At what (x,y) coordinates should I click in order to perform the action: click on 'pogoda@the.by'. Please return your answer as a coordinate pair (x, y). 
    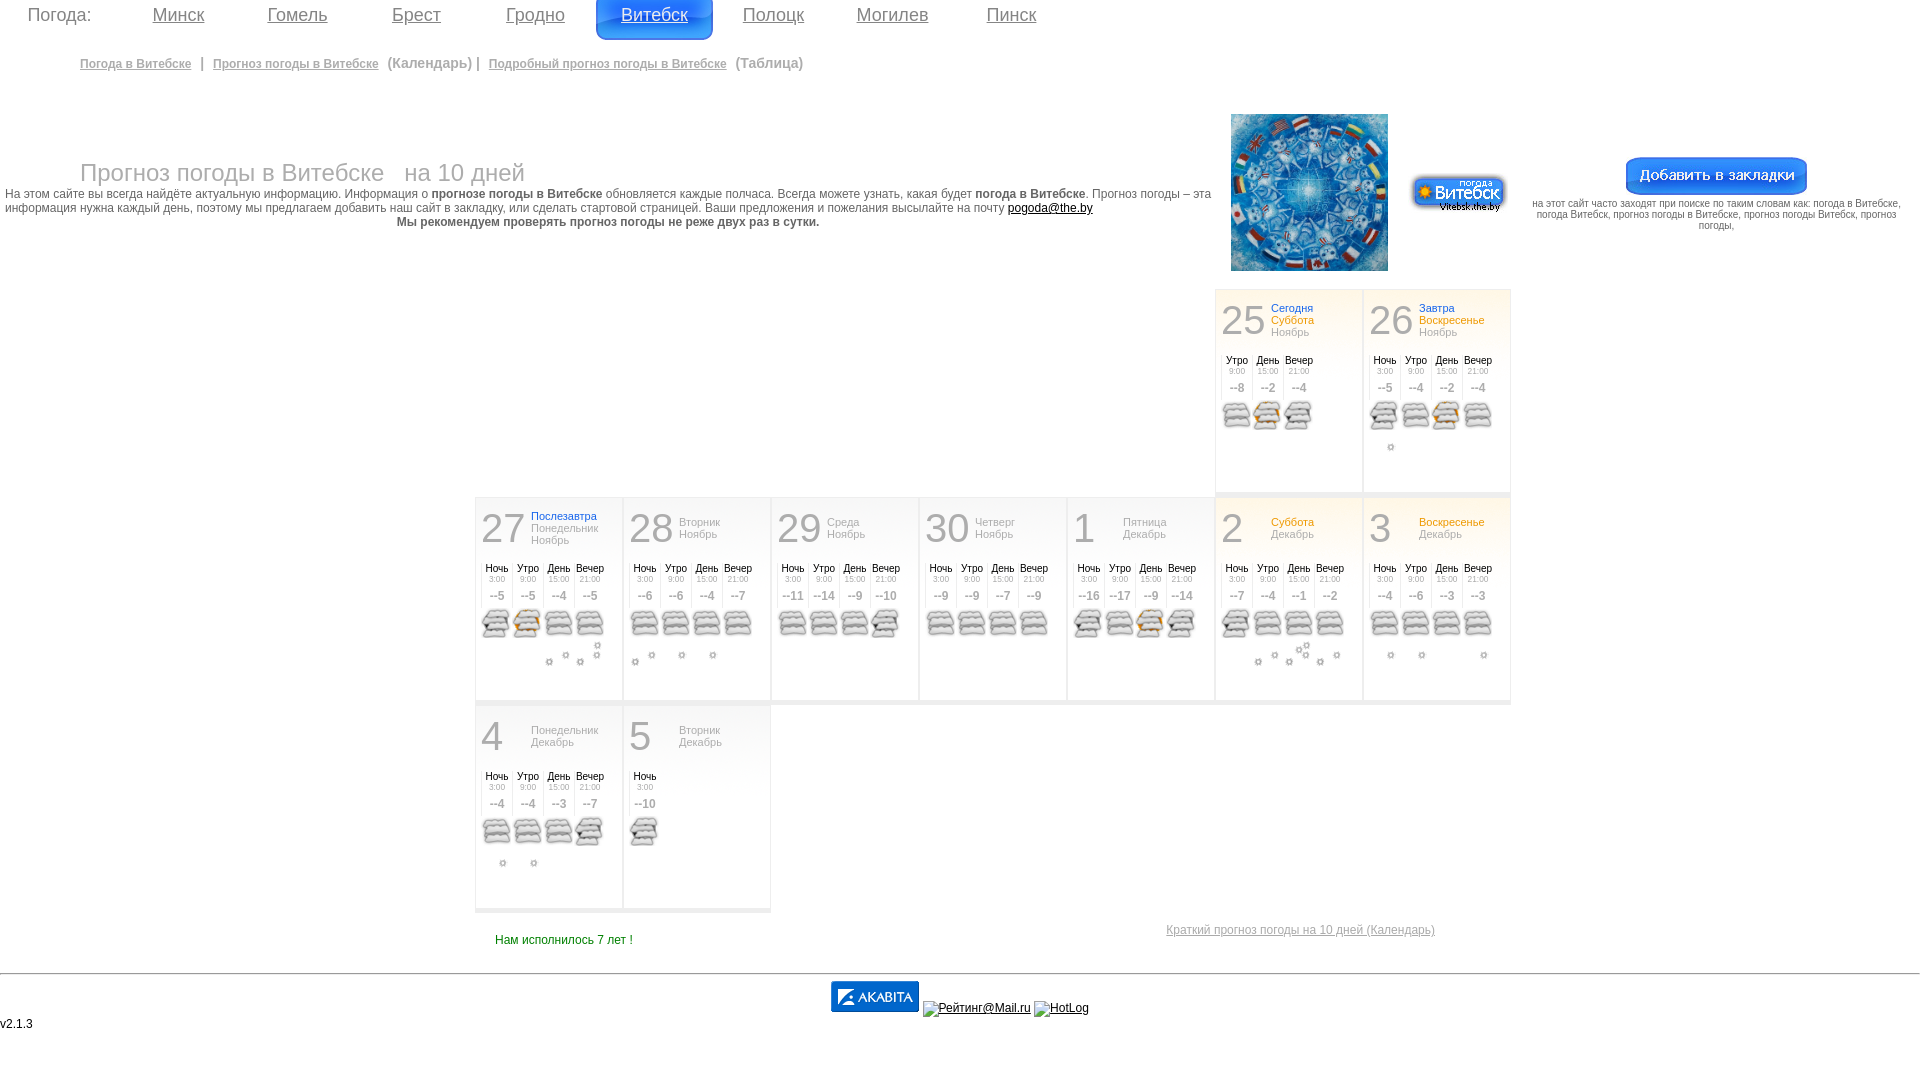
    Looking at the image, I should click on (1049, 208).